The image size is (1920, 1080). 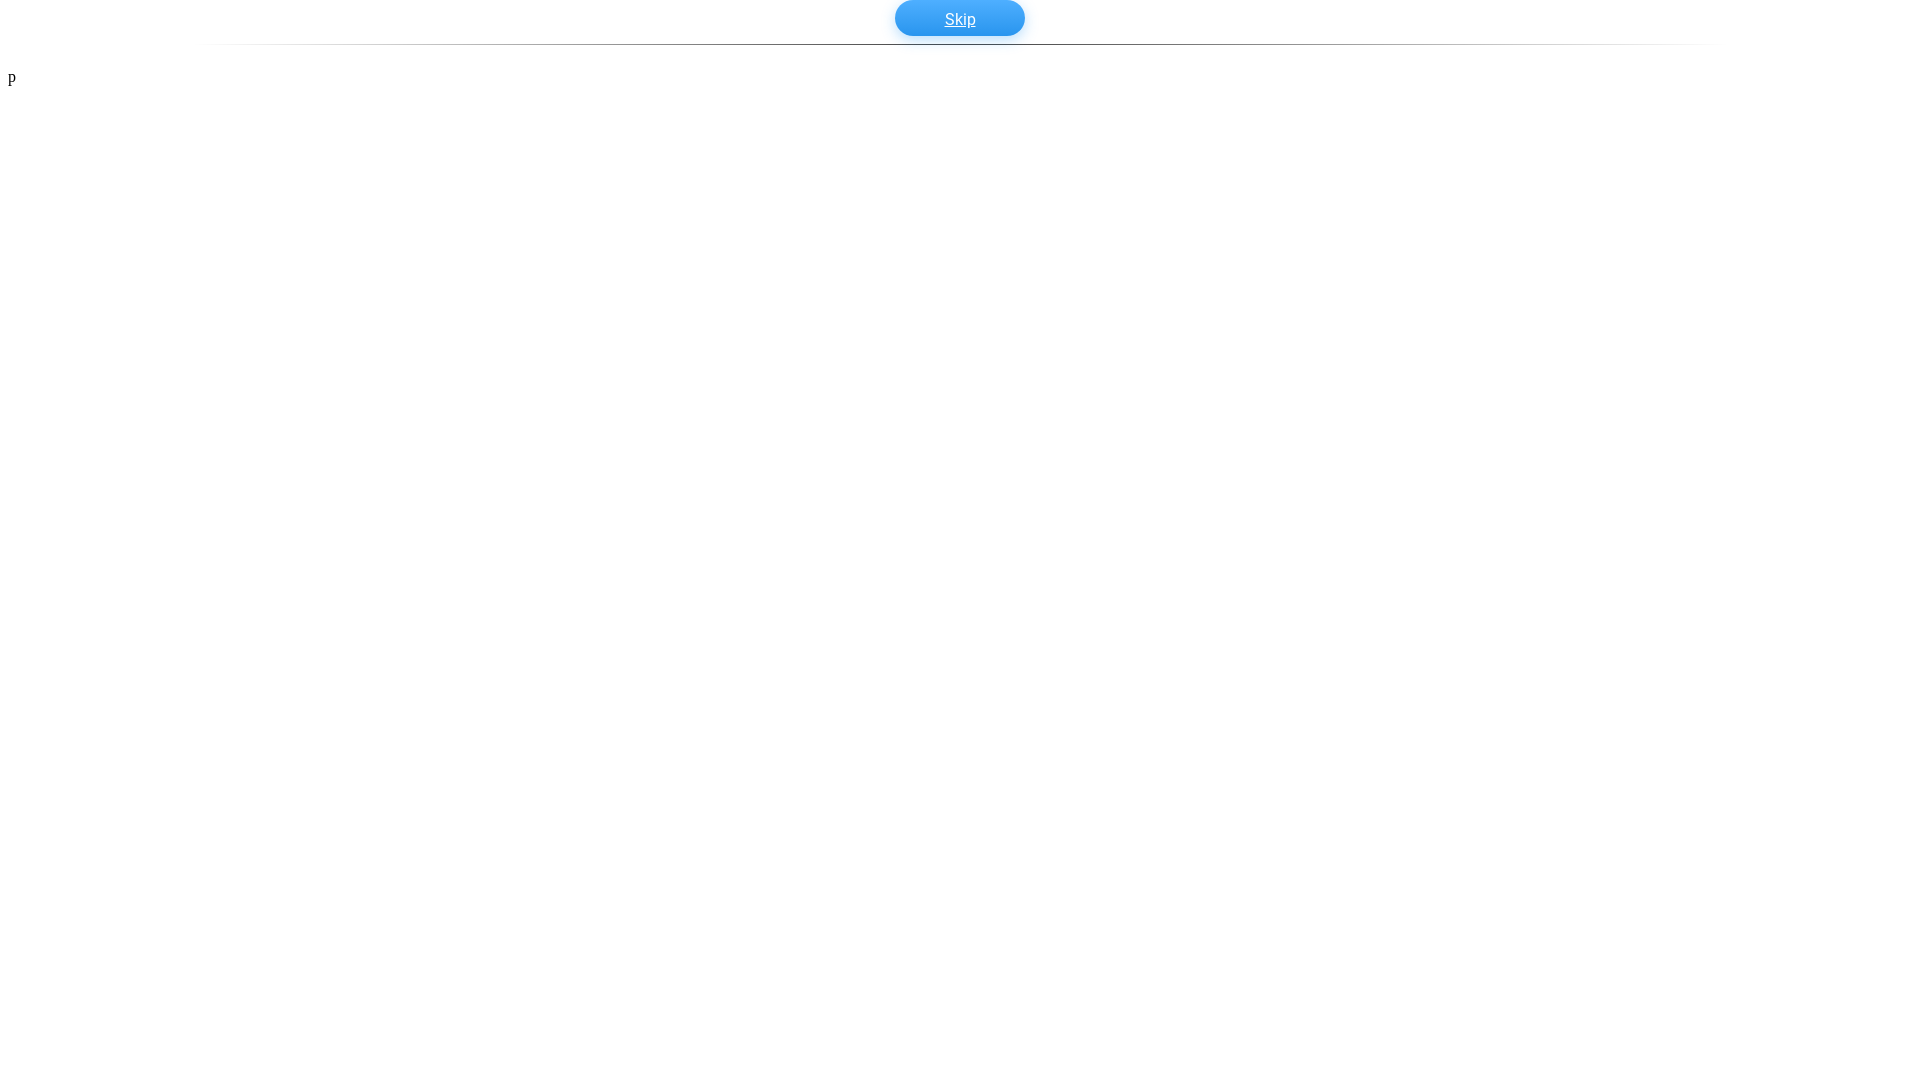 What do you see at coordinates (893, 18) in the screenshot?
I see `'Skip'` at bounding box center [893, 18].